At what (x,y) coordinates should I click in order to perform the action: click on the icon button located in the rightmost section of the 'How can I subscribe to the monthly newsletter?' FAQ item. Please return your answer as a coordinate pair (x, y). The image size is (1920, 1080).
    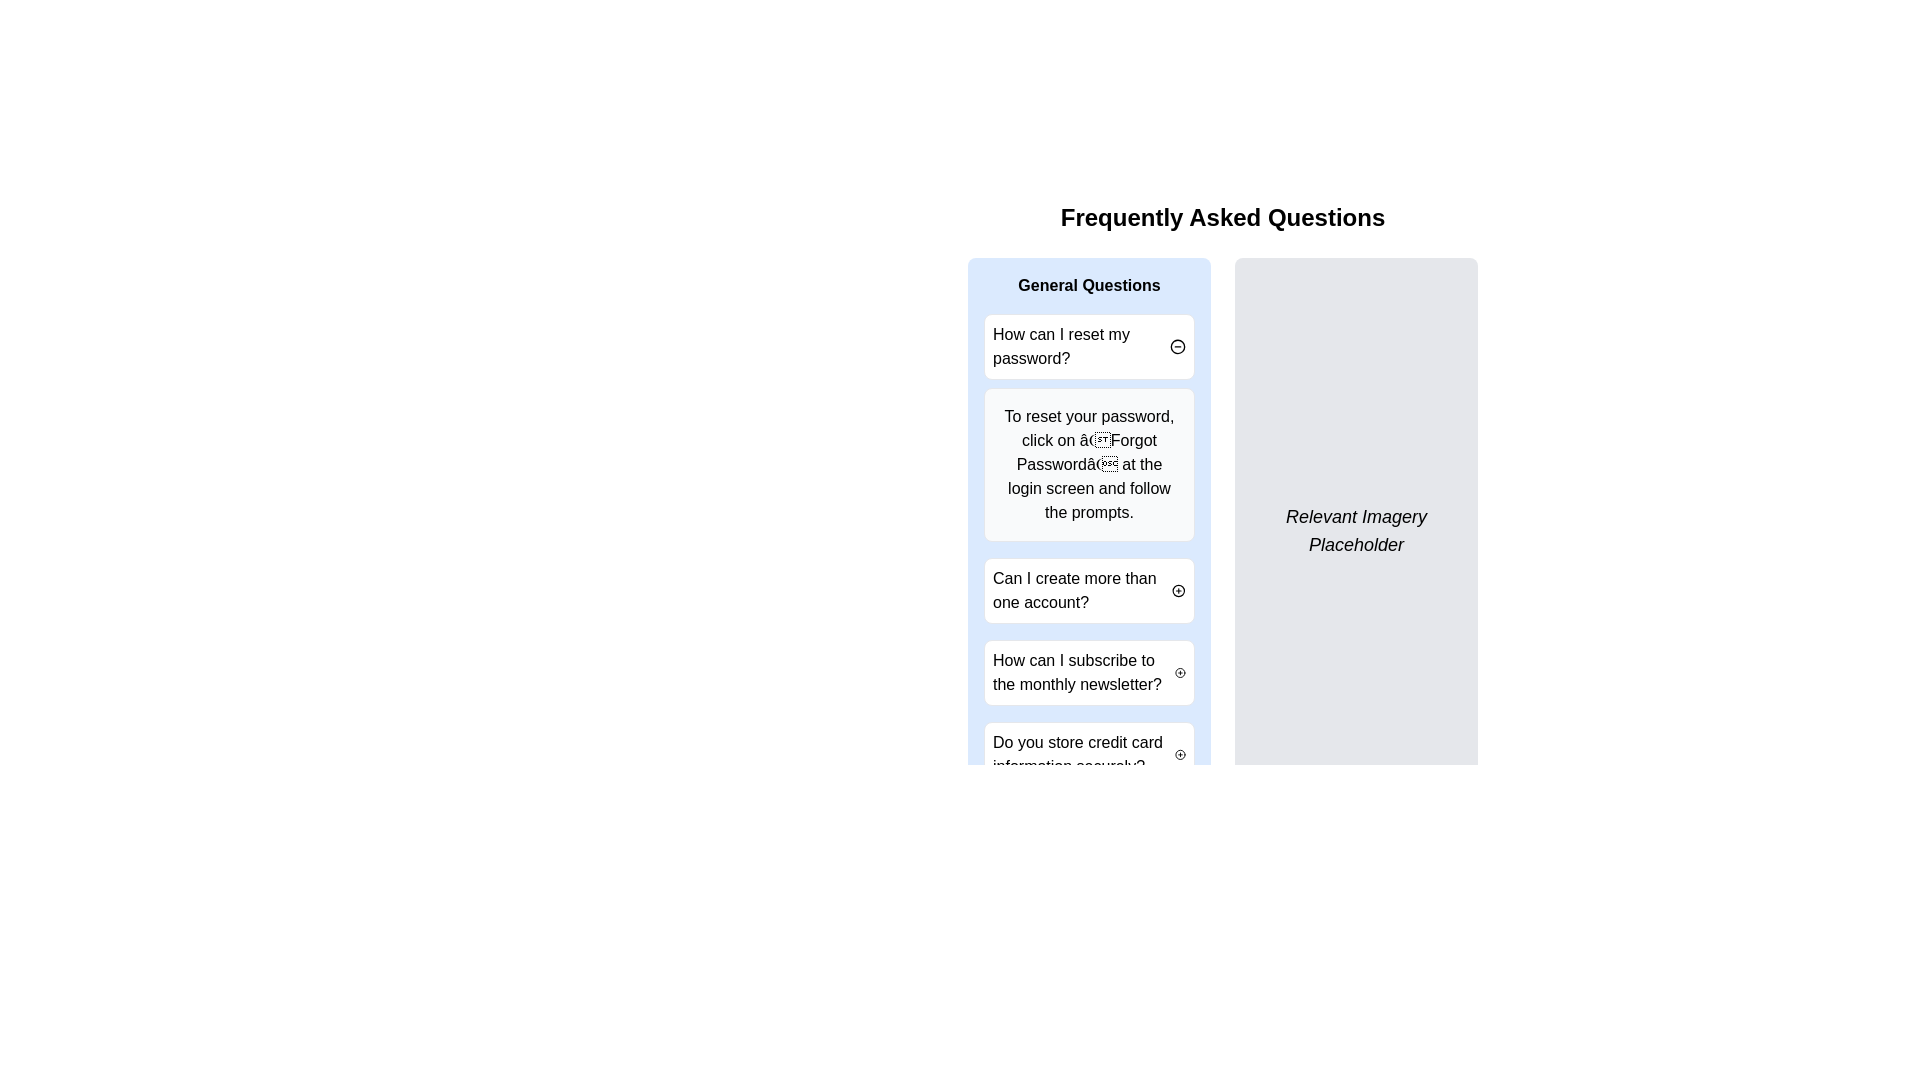
    Looking at the image, I should click on (1180, 672).